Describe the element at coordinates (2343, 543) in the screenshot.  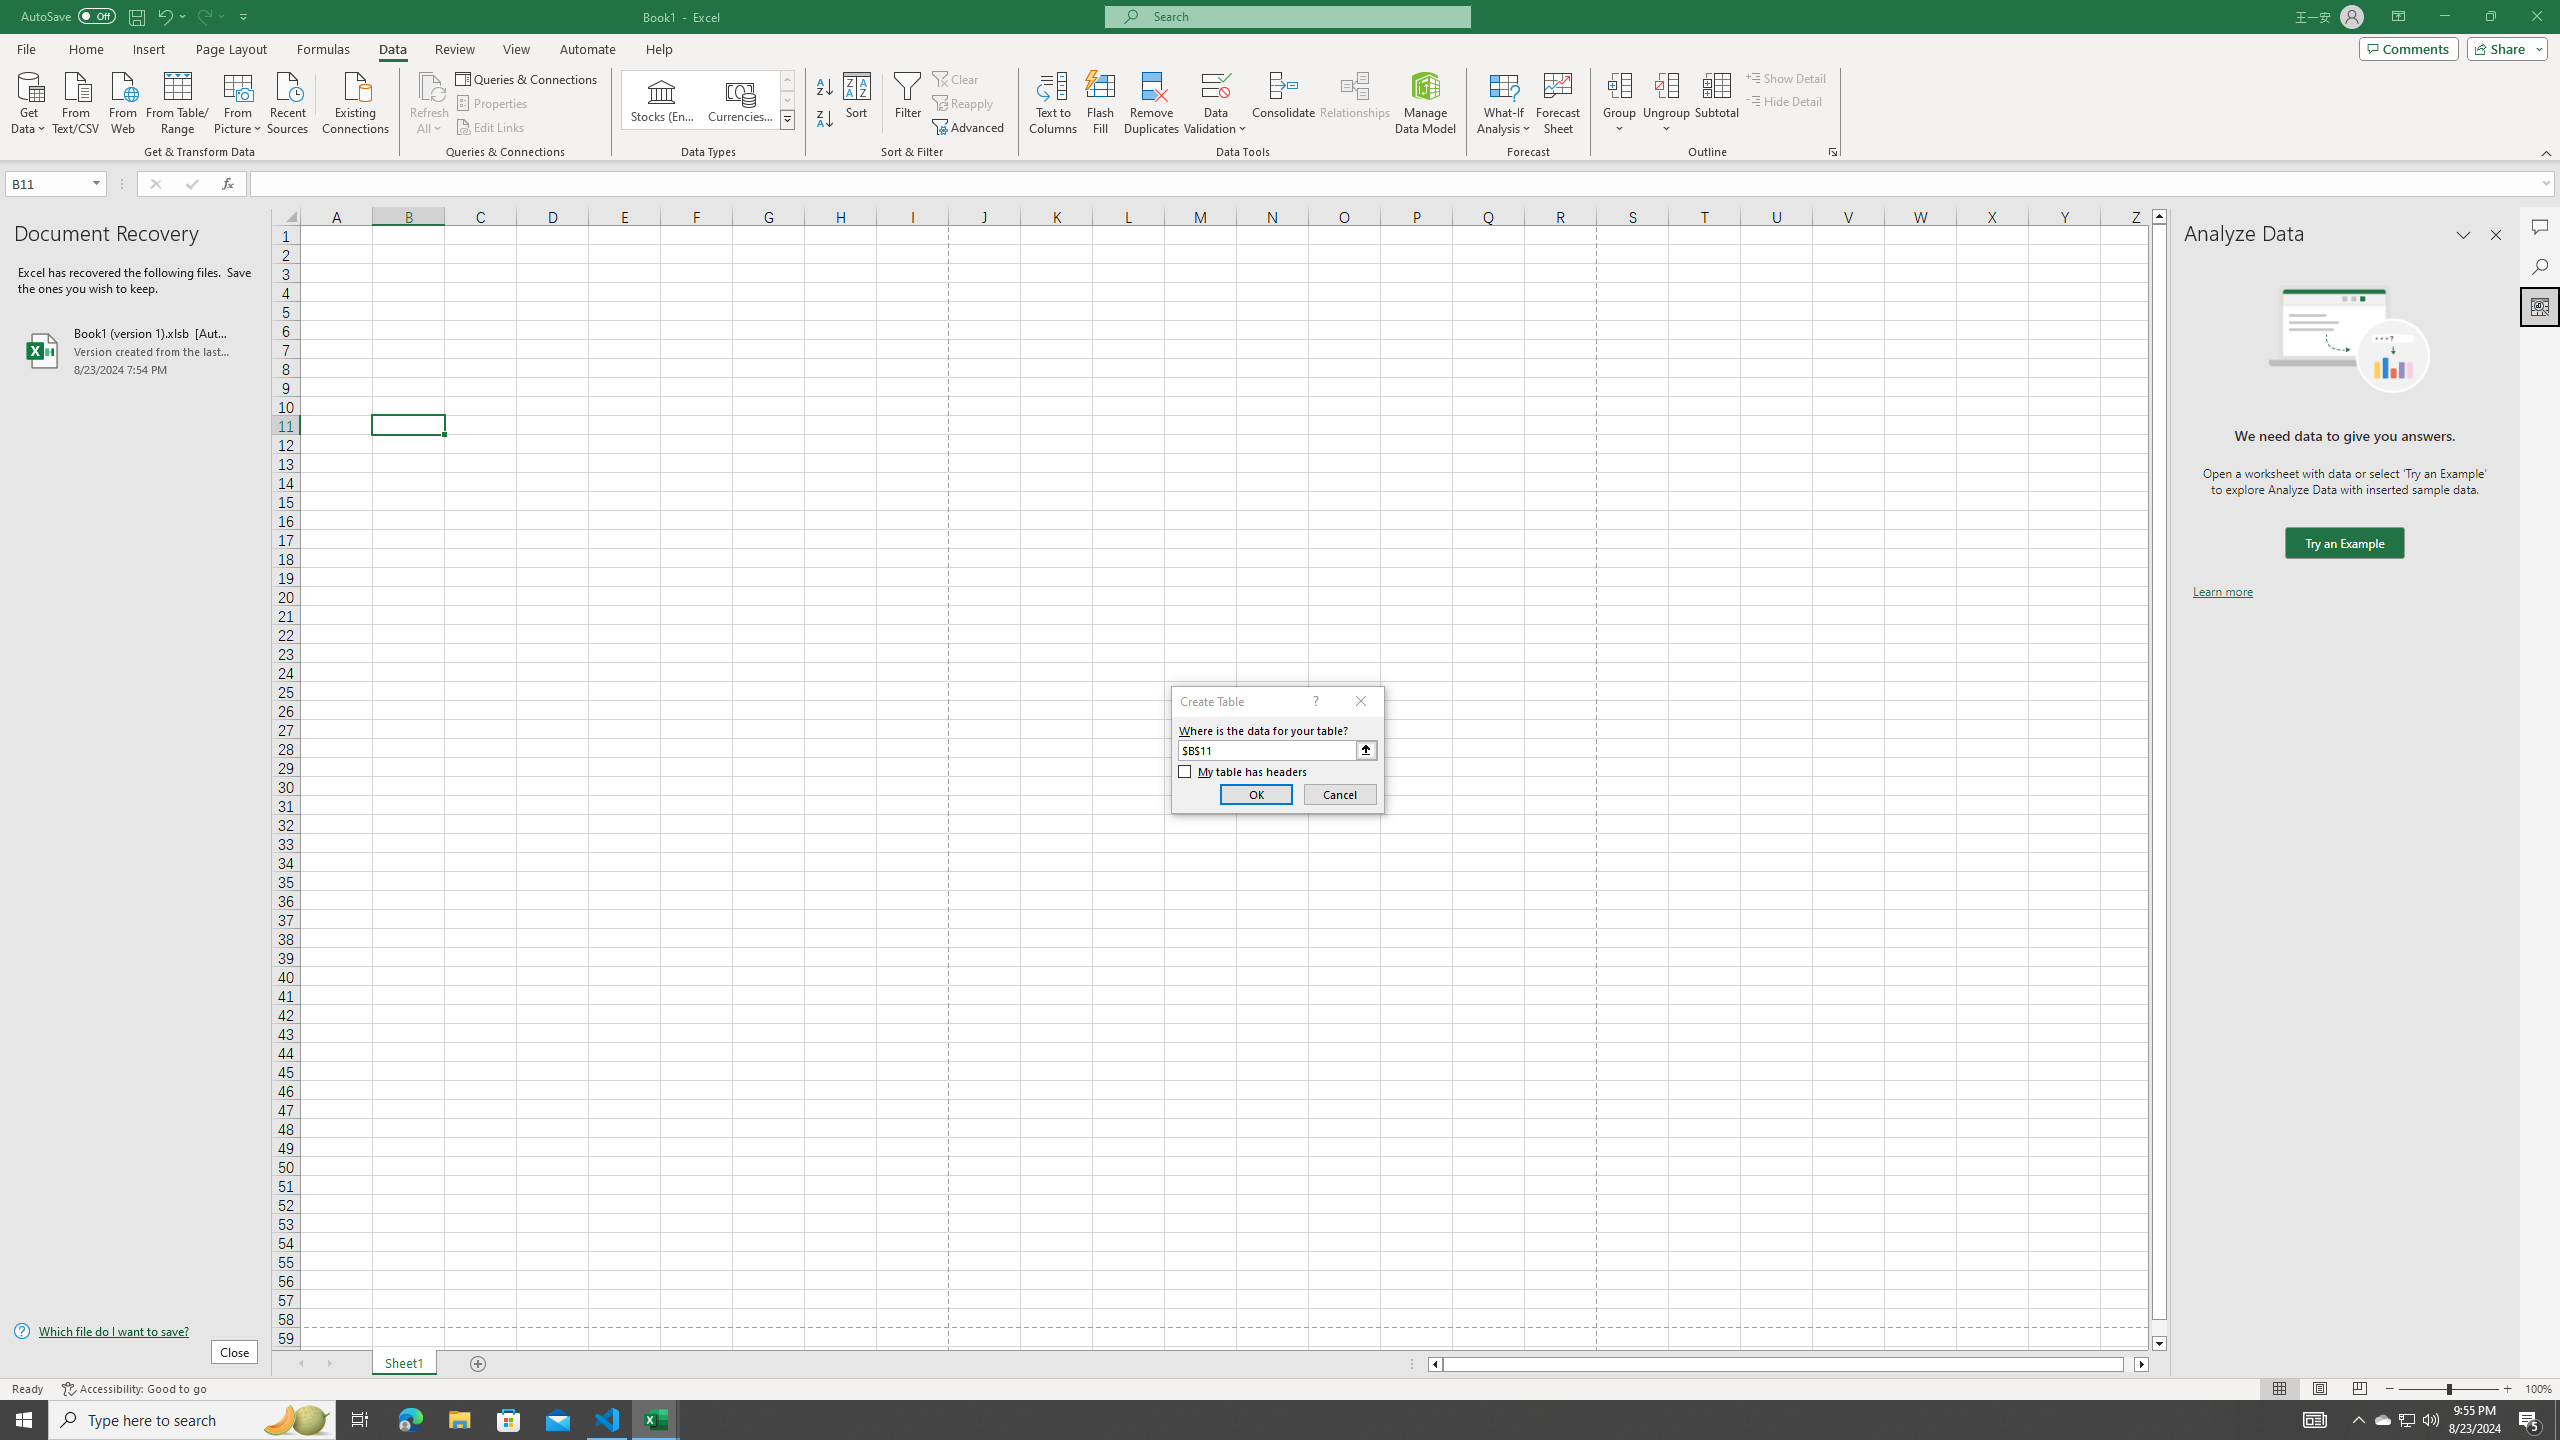
I see `'We need data to give you answers. Try an Example'` at that location.